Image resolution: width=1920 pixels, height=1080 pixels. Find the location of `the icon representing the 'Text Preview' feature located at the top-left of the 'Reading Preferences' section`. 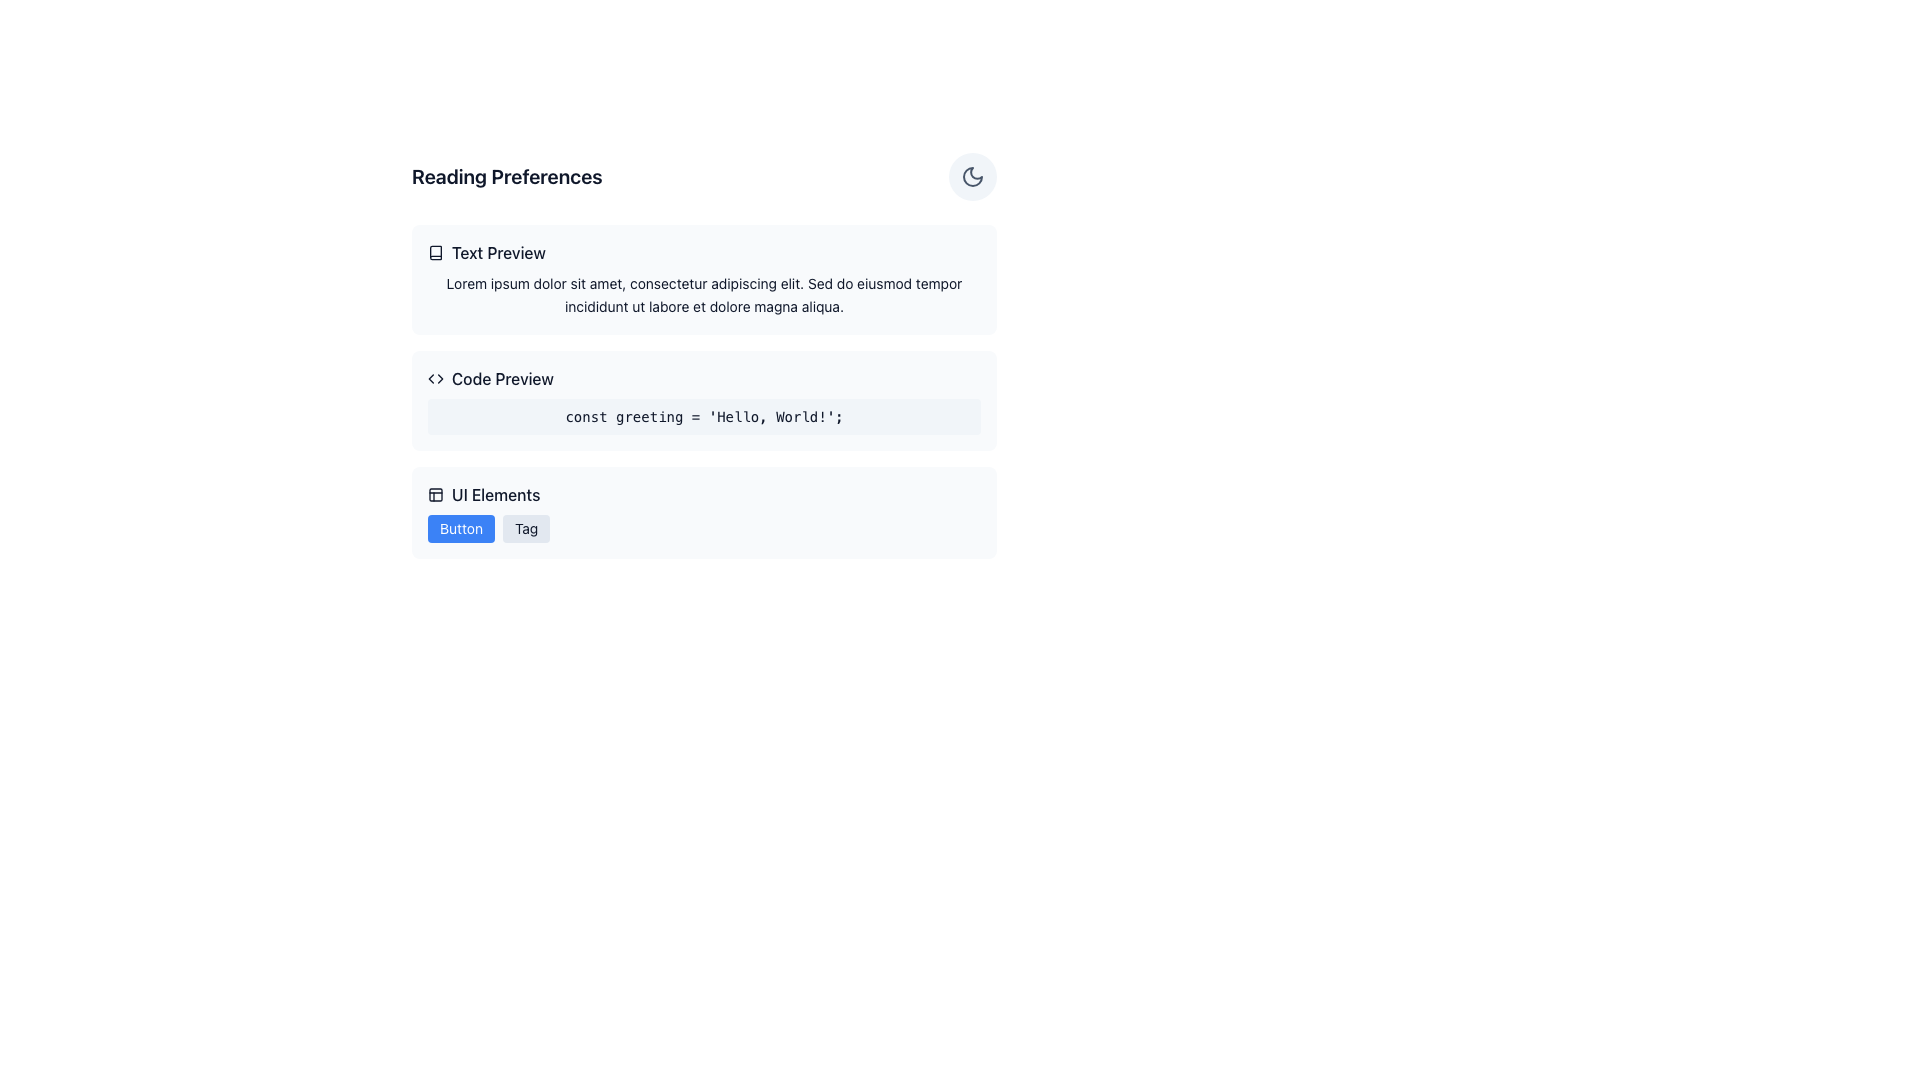

the icon representing the 'Text Preview' feature located at the top-left of the 'Reading Preferences' section is located at coordinates (435, 252).